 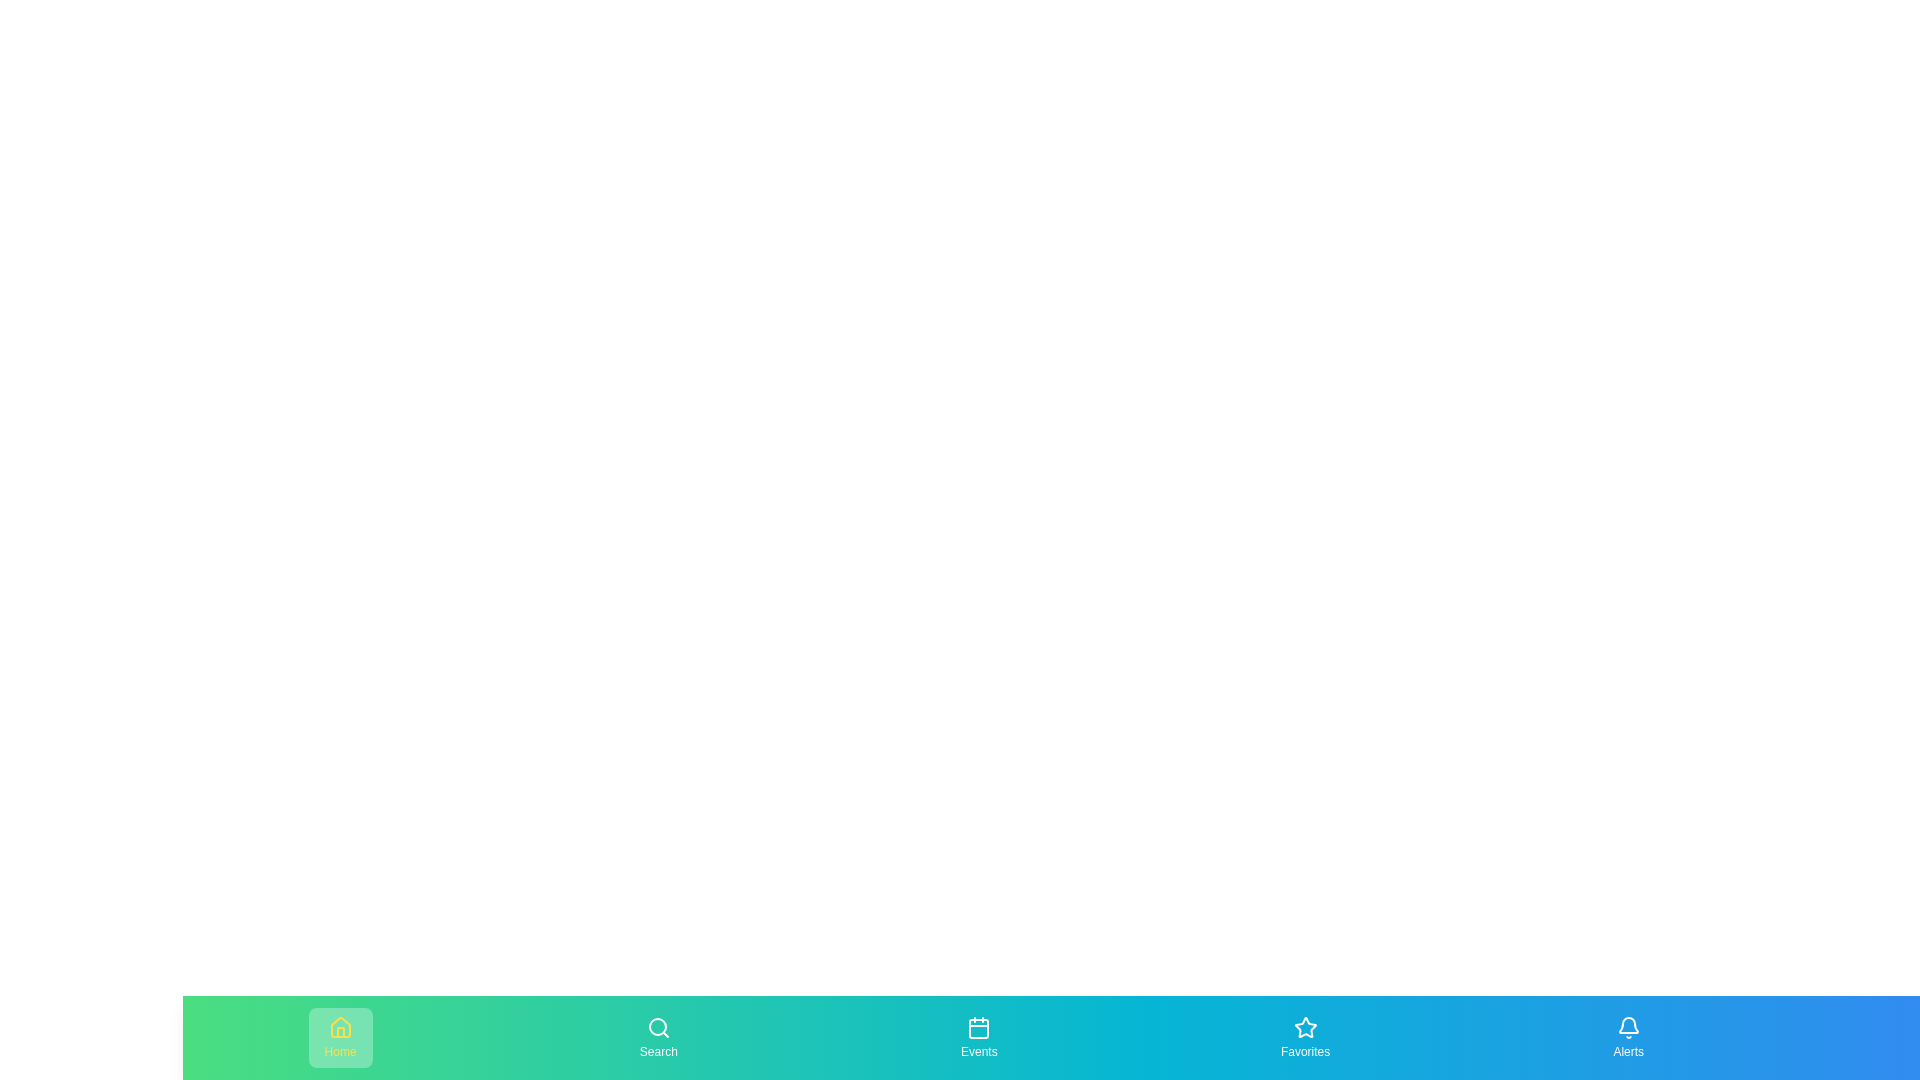 What do you see at coordinates (1305, 1036) in the screenshot?
I see `the navigation item Favorites` at bounding box center [1305, 1036].